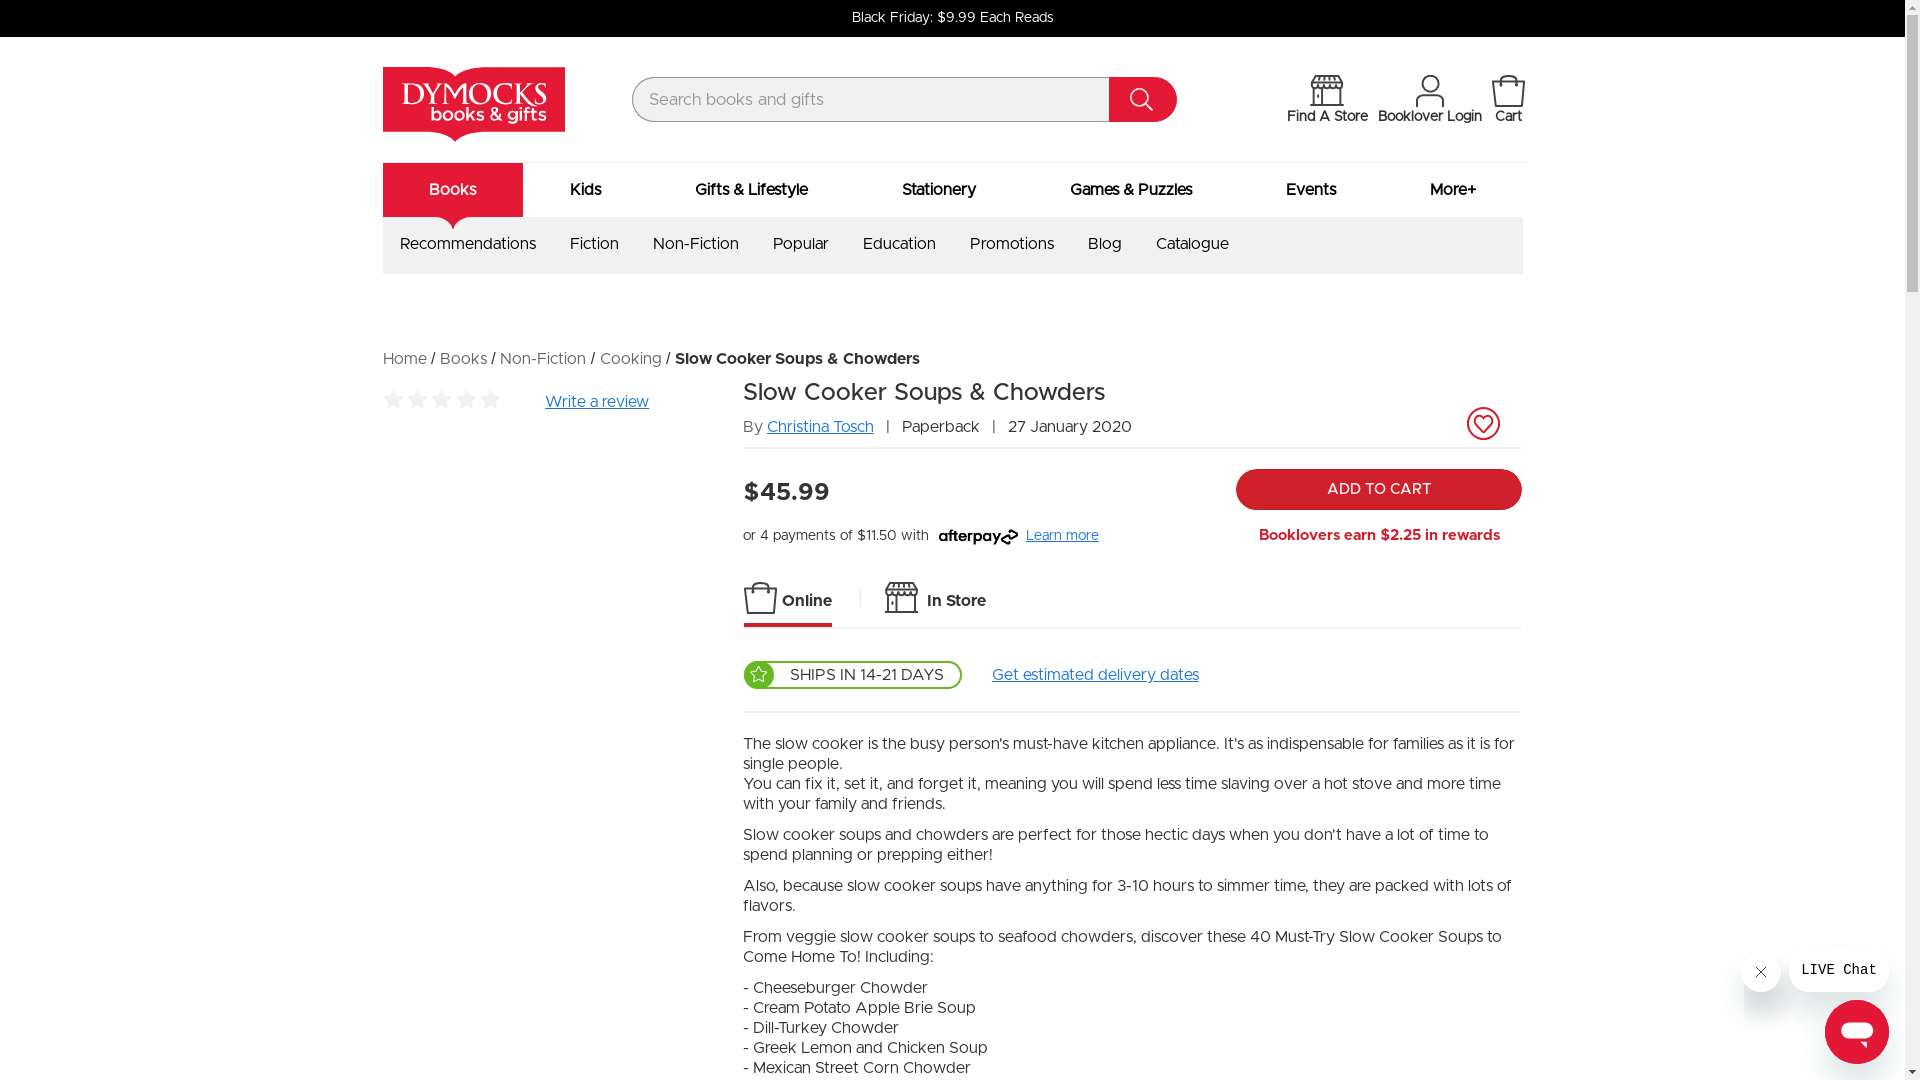 The height and width of the screenshot is (1080, 1920). What do you see at coordinates (1467, 407) in the screenshot?
I see `'Add to Wishlist'` at bounding box center [1467, 407].